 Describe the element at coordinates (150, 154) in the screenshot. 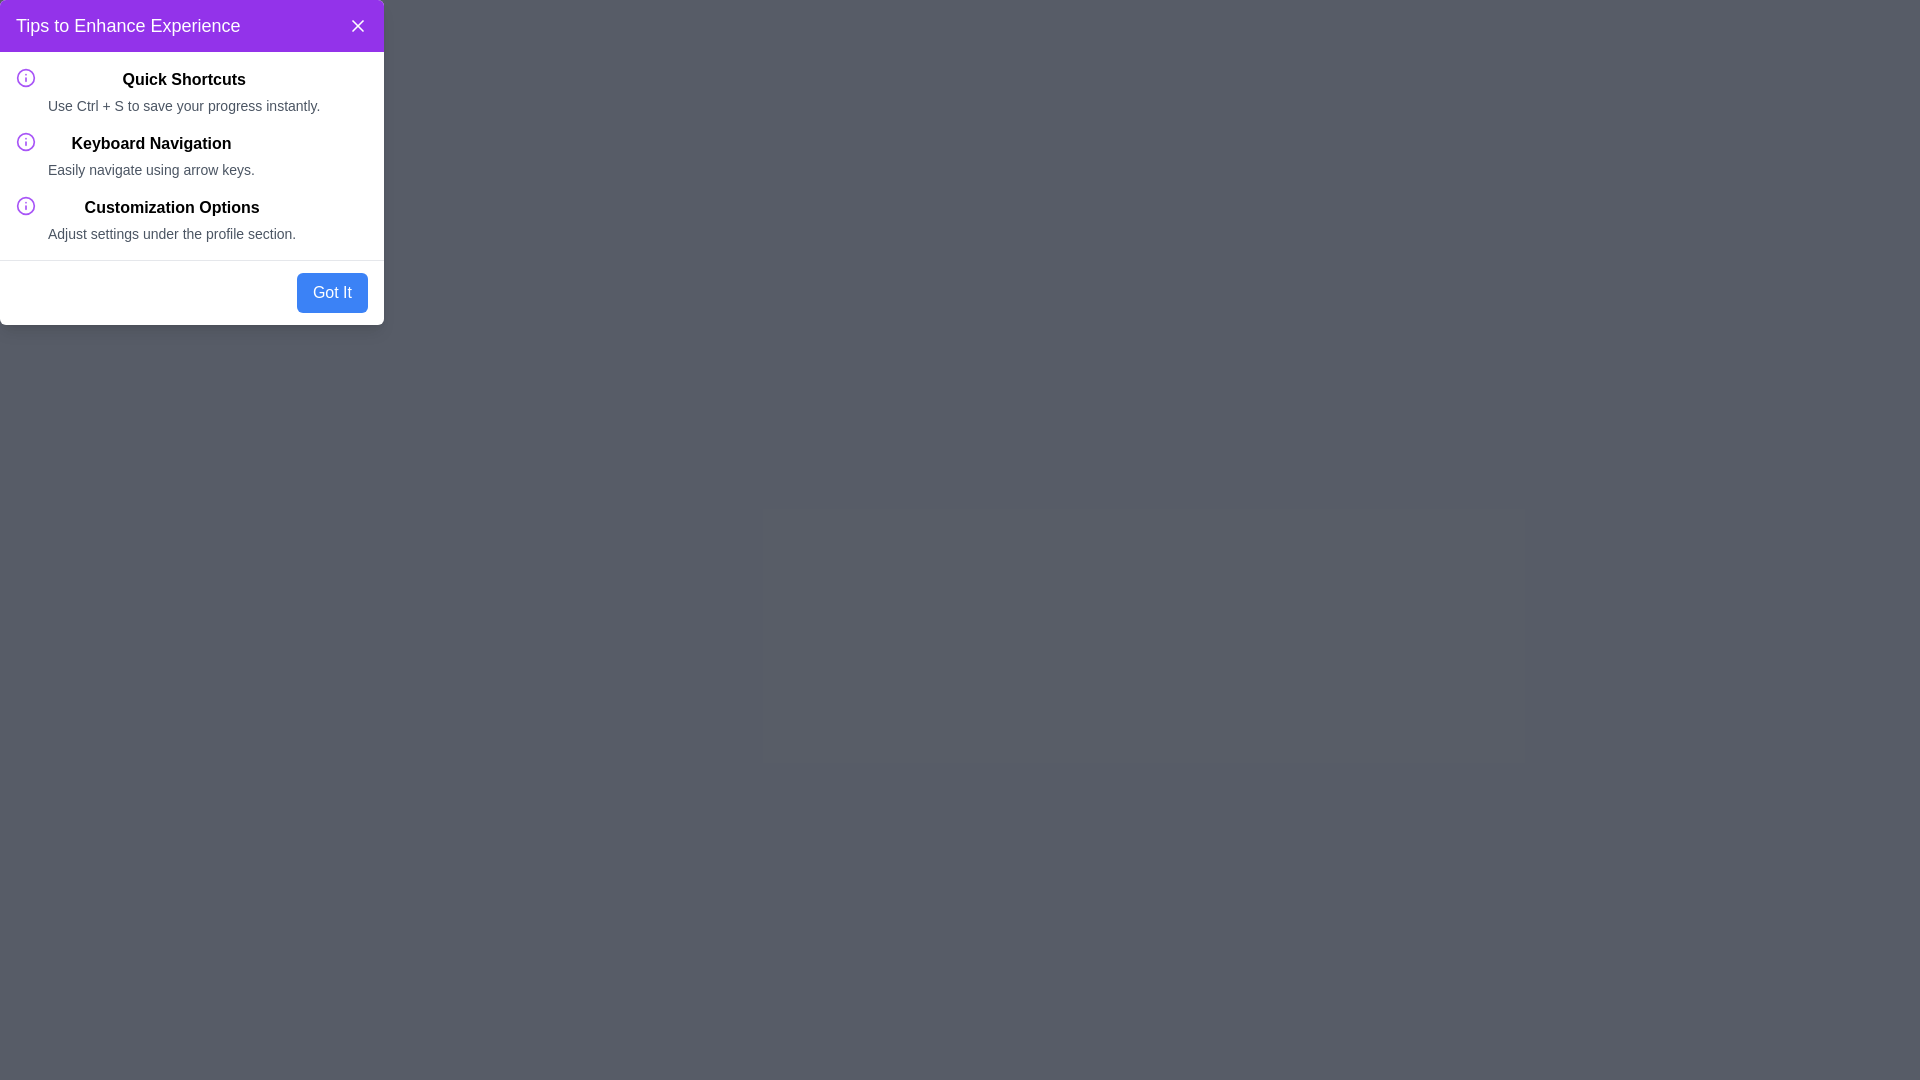

I see `the informative text block that describes keyboard navigation using arrow keys, located below 'Quick Shortcuts' and above 'Customization Options' in a dialog box` at that location.